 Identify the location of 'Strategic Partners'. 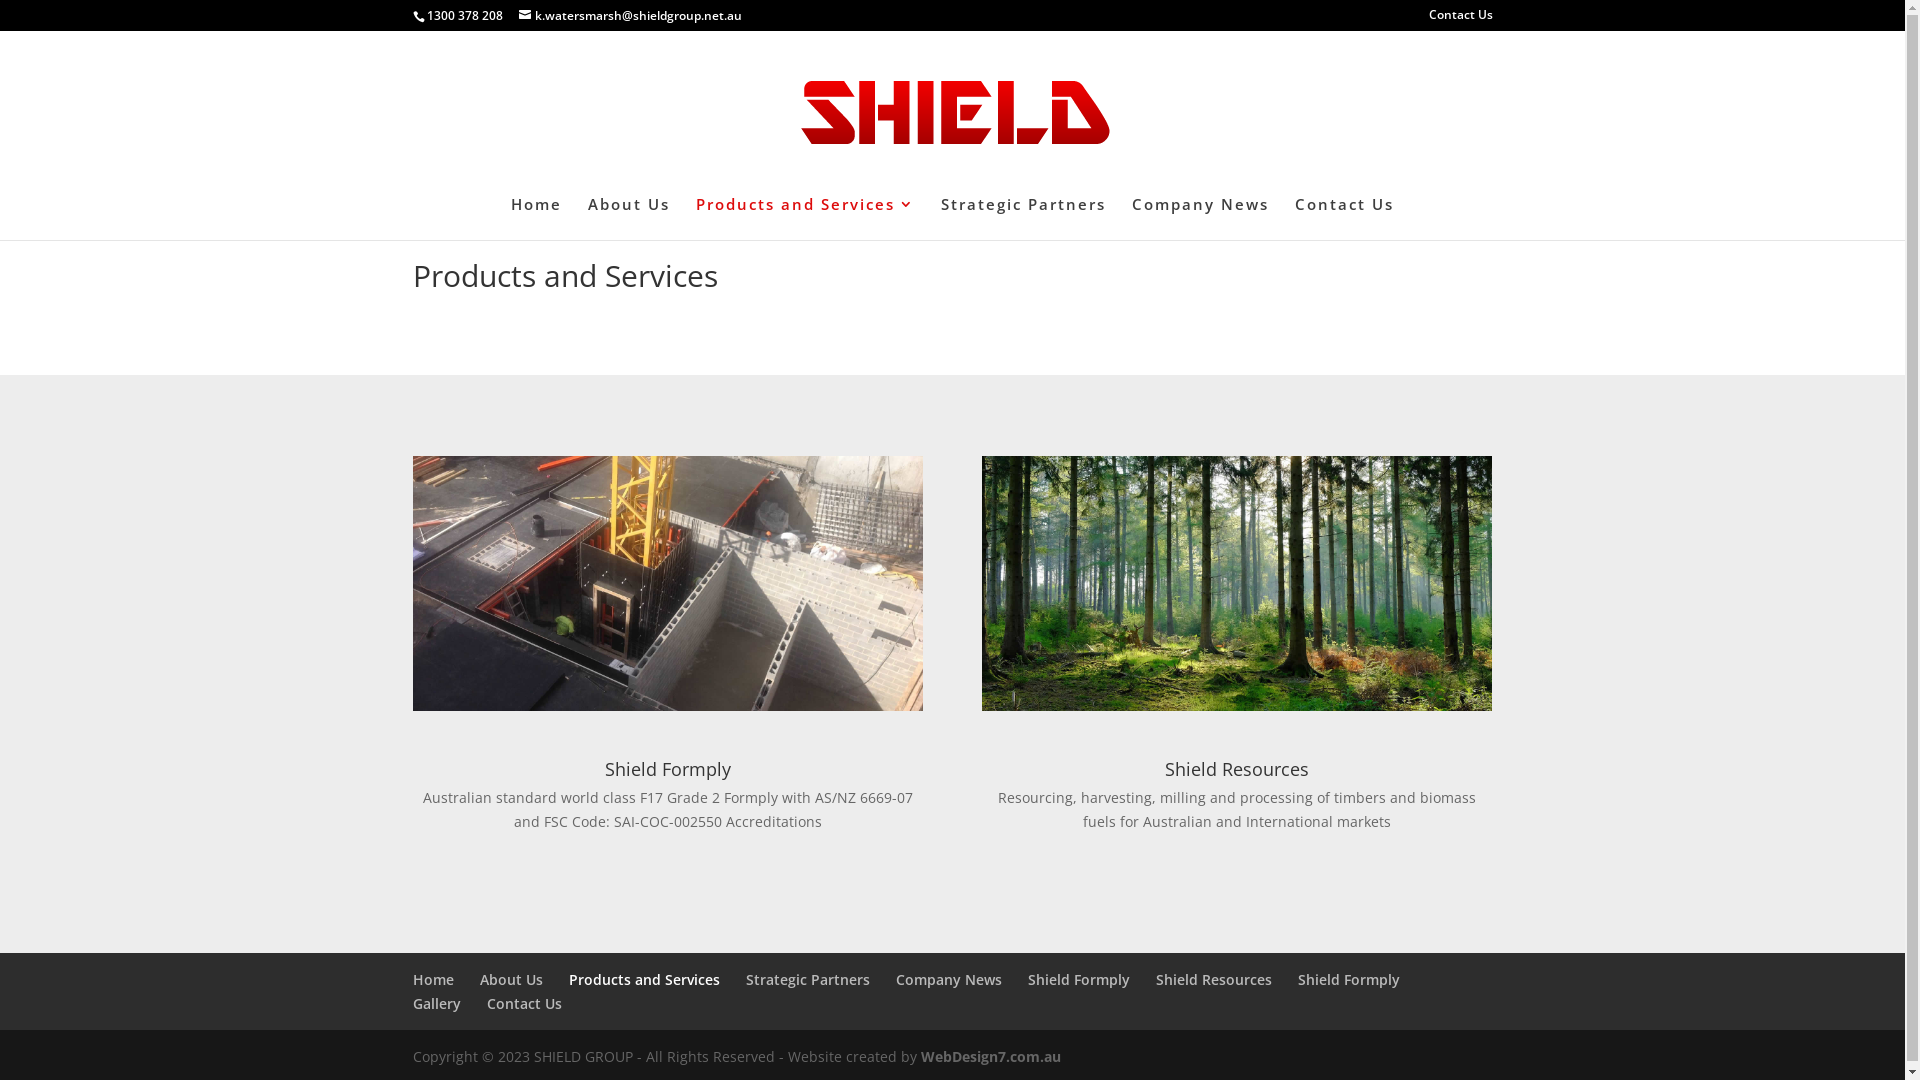
(744, 978).